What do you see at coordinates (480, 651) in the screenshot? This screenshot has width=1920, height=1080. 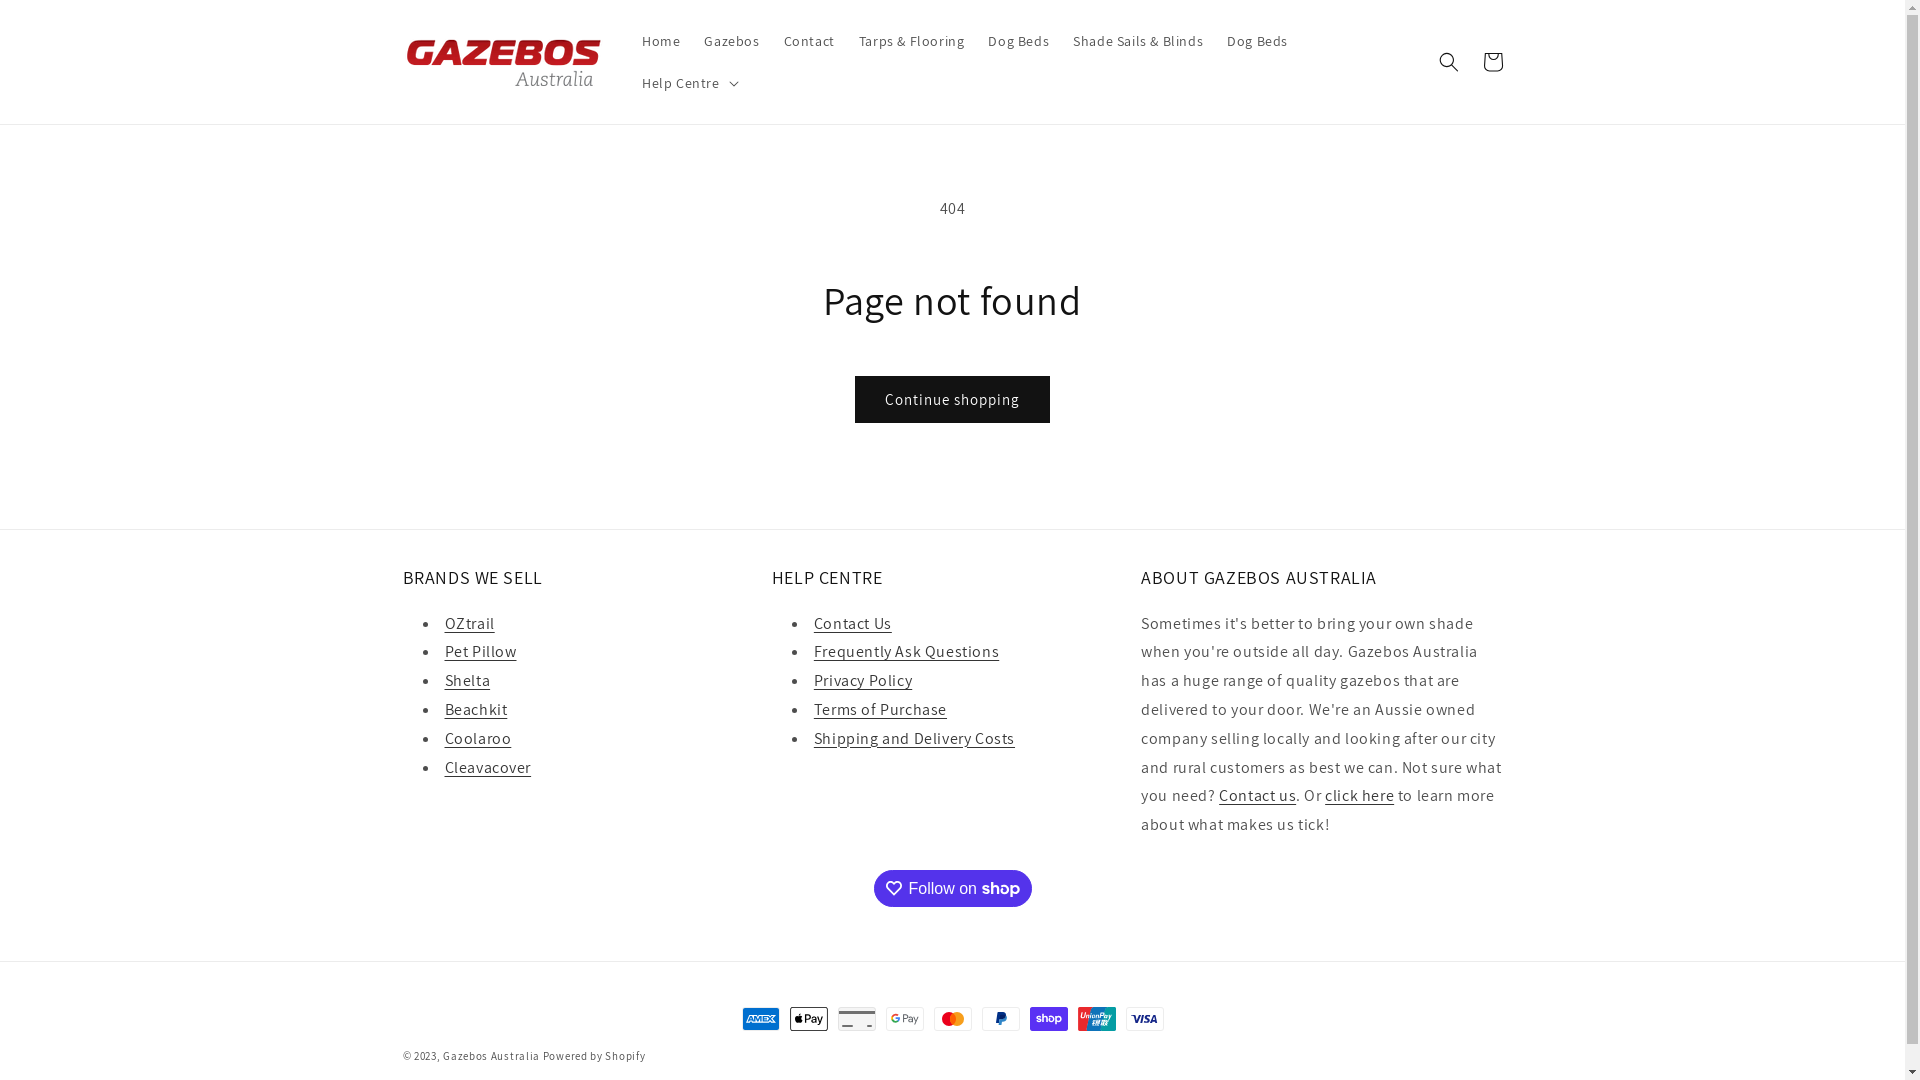 I see `'Pet Pillow'` at bounding box center [480, 651].